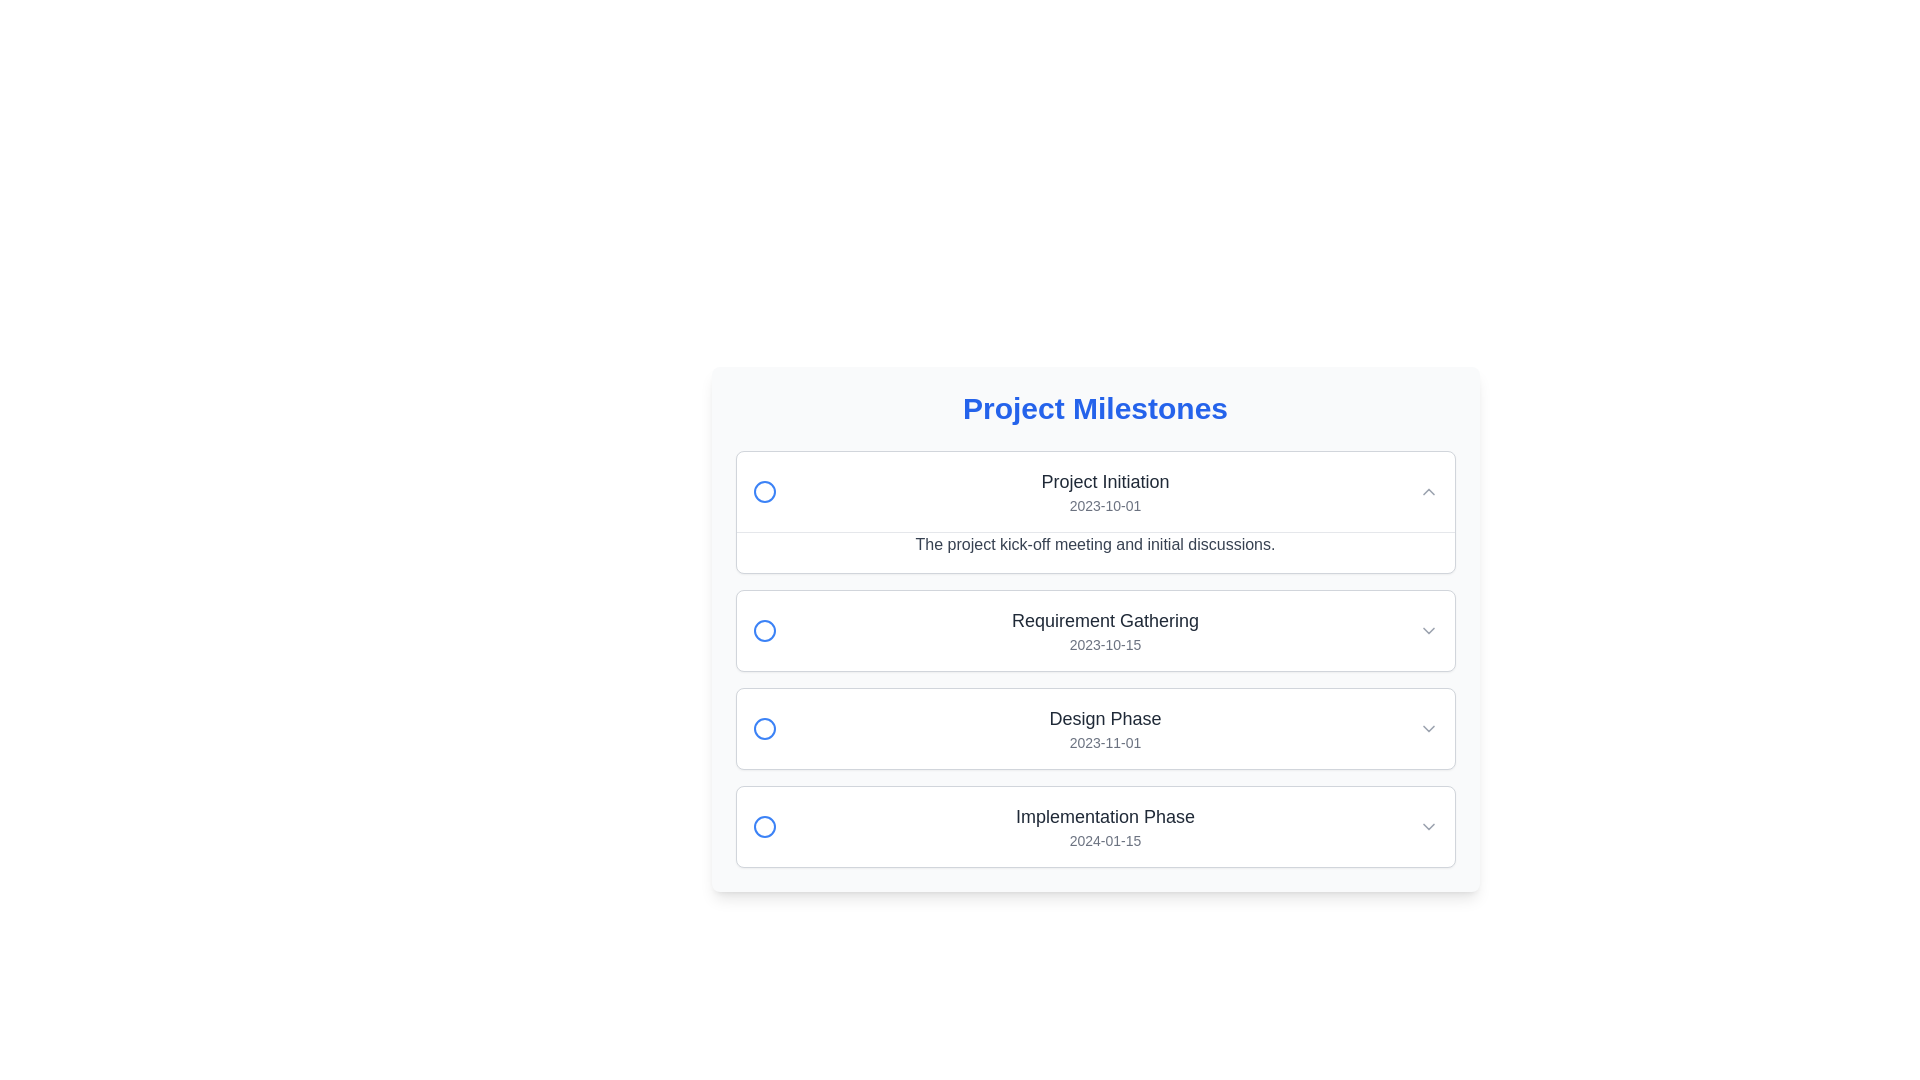 The width and height of the screenshot is (1920, 1080). Describe the element at coordinates (1094, 407) in the screenshot. I see `header text located at the top of the milestone section, which provides context for the content below` at that location.